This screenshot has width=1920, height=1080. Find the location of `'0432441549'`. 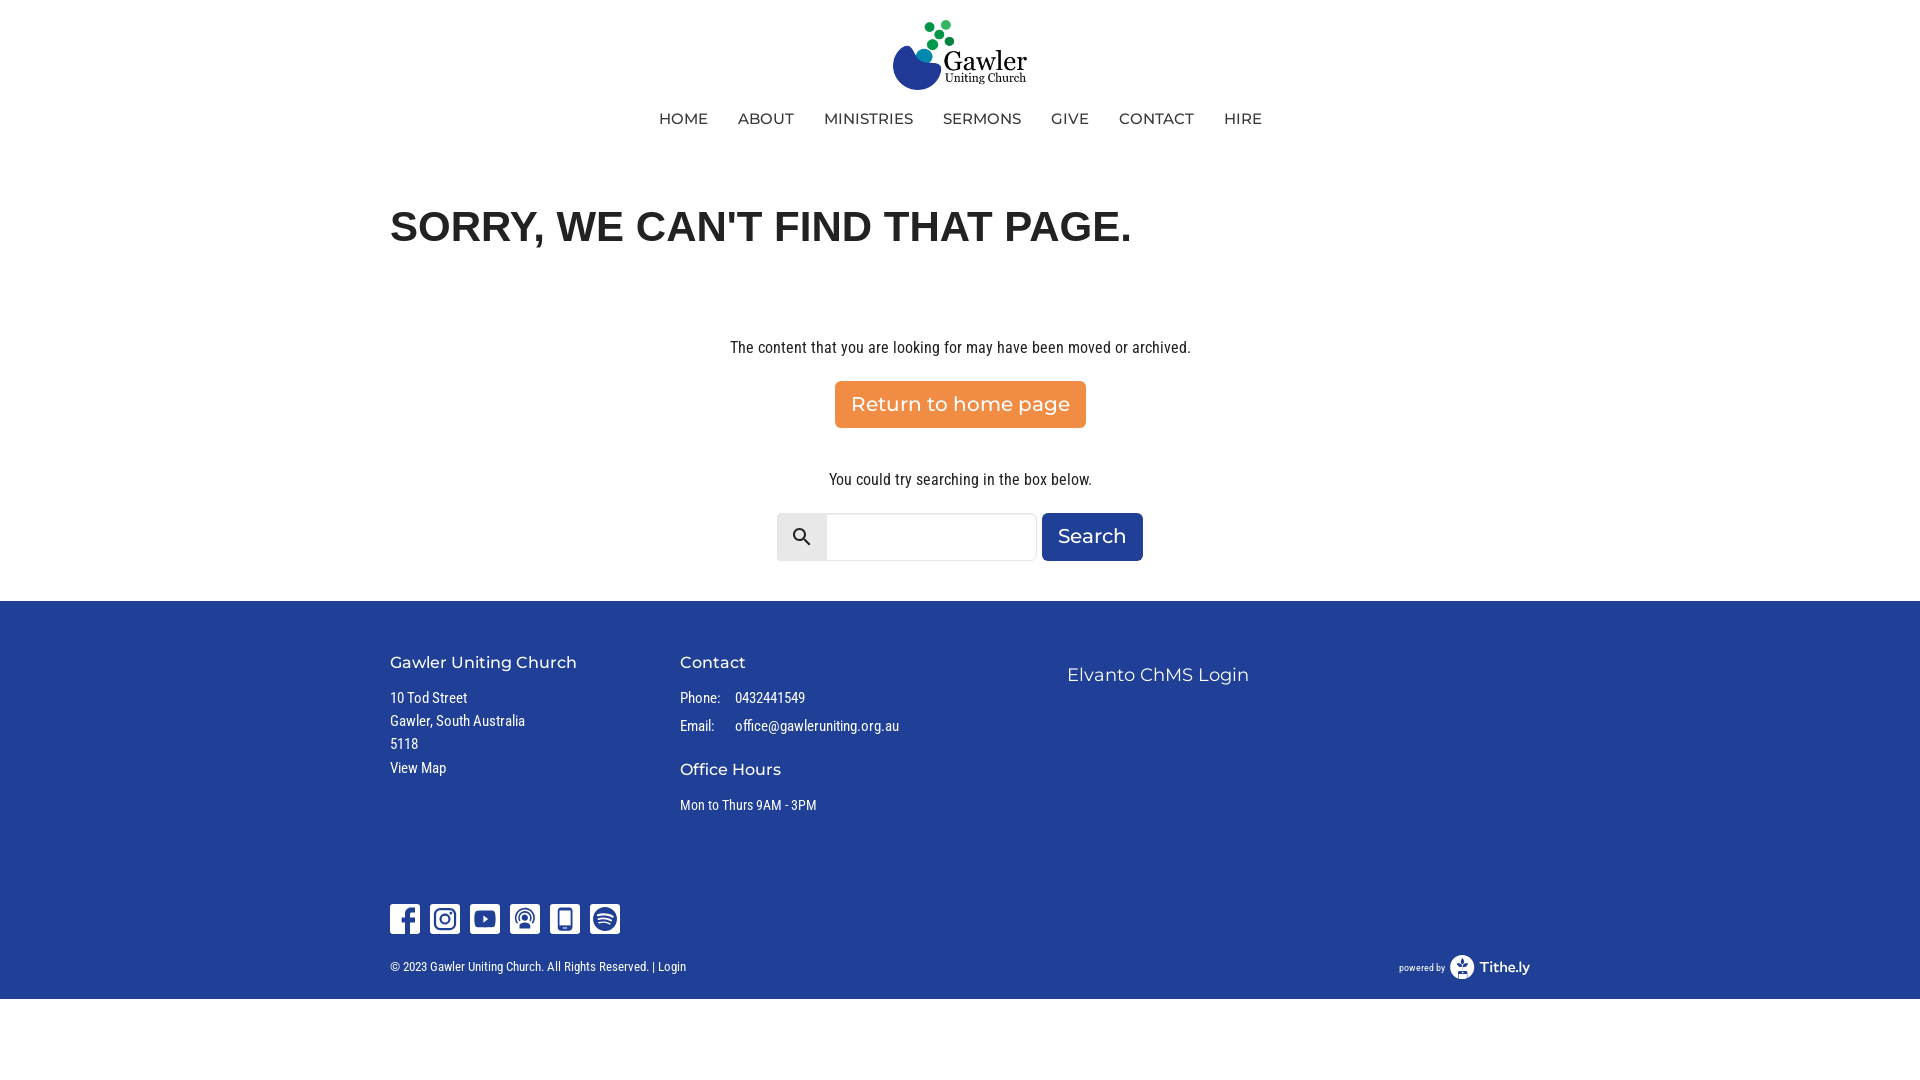

'0432441549' is located at coordinates (768, 697).